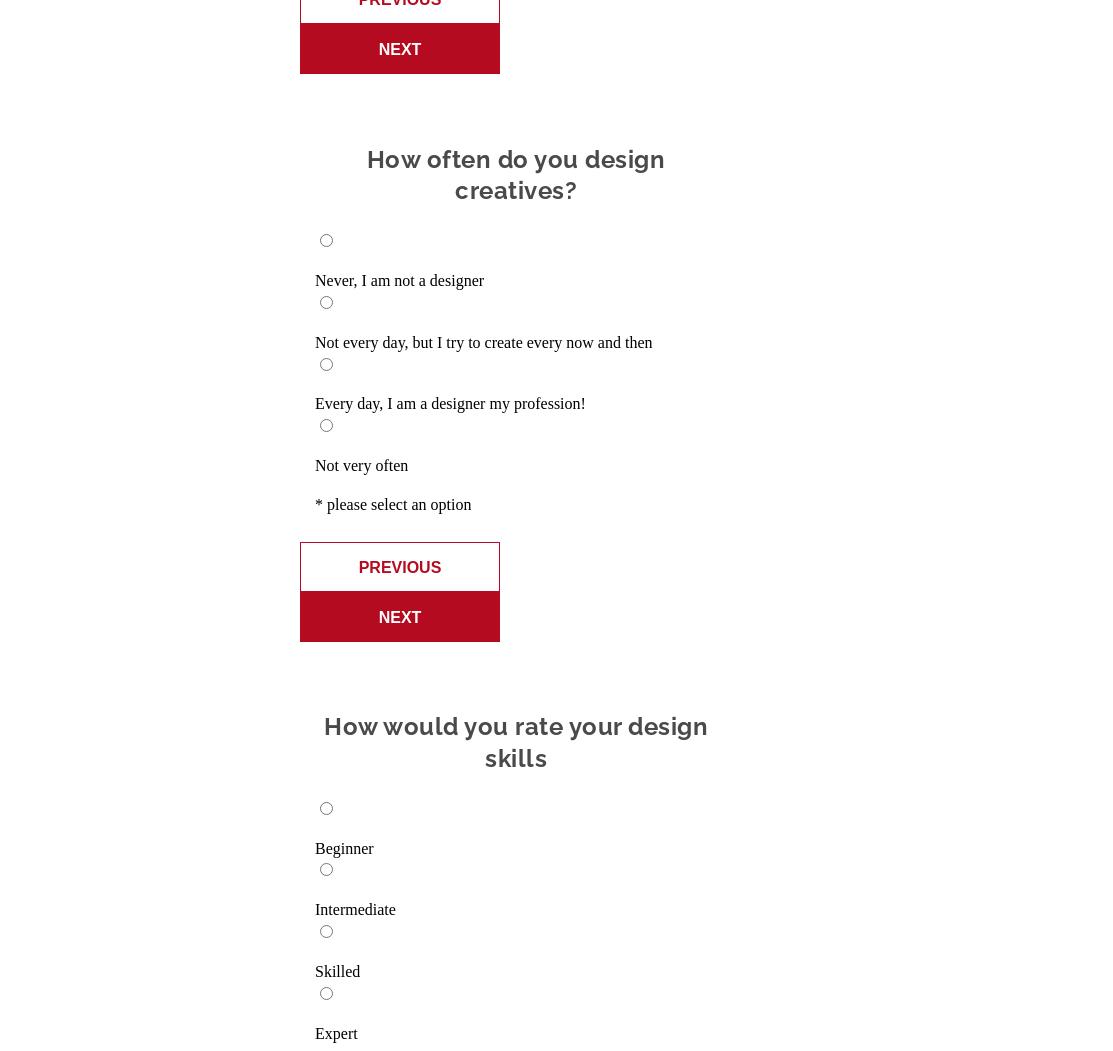 Image resolution: width=1113 pixels, height=1051 pixels. What do you see at coordinates (358, 566) in the screenshot?
I see `'Previous'` at bounding box center [358, 566].